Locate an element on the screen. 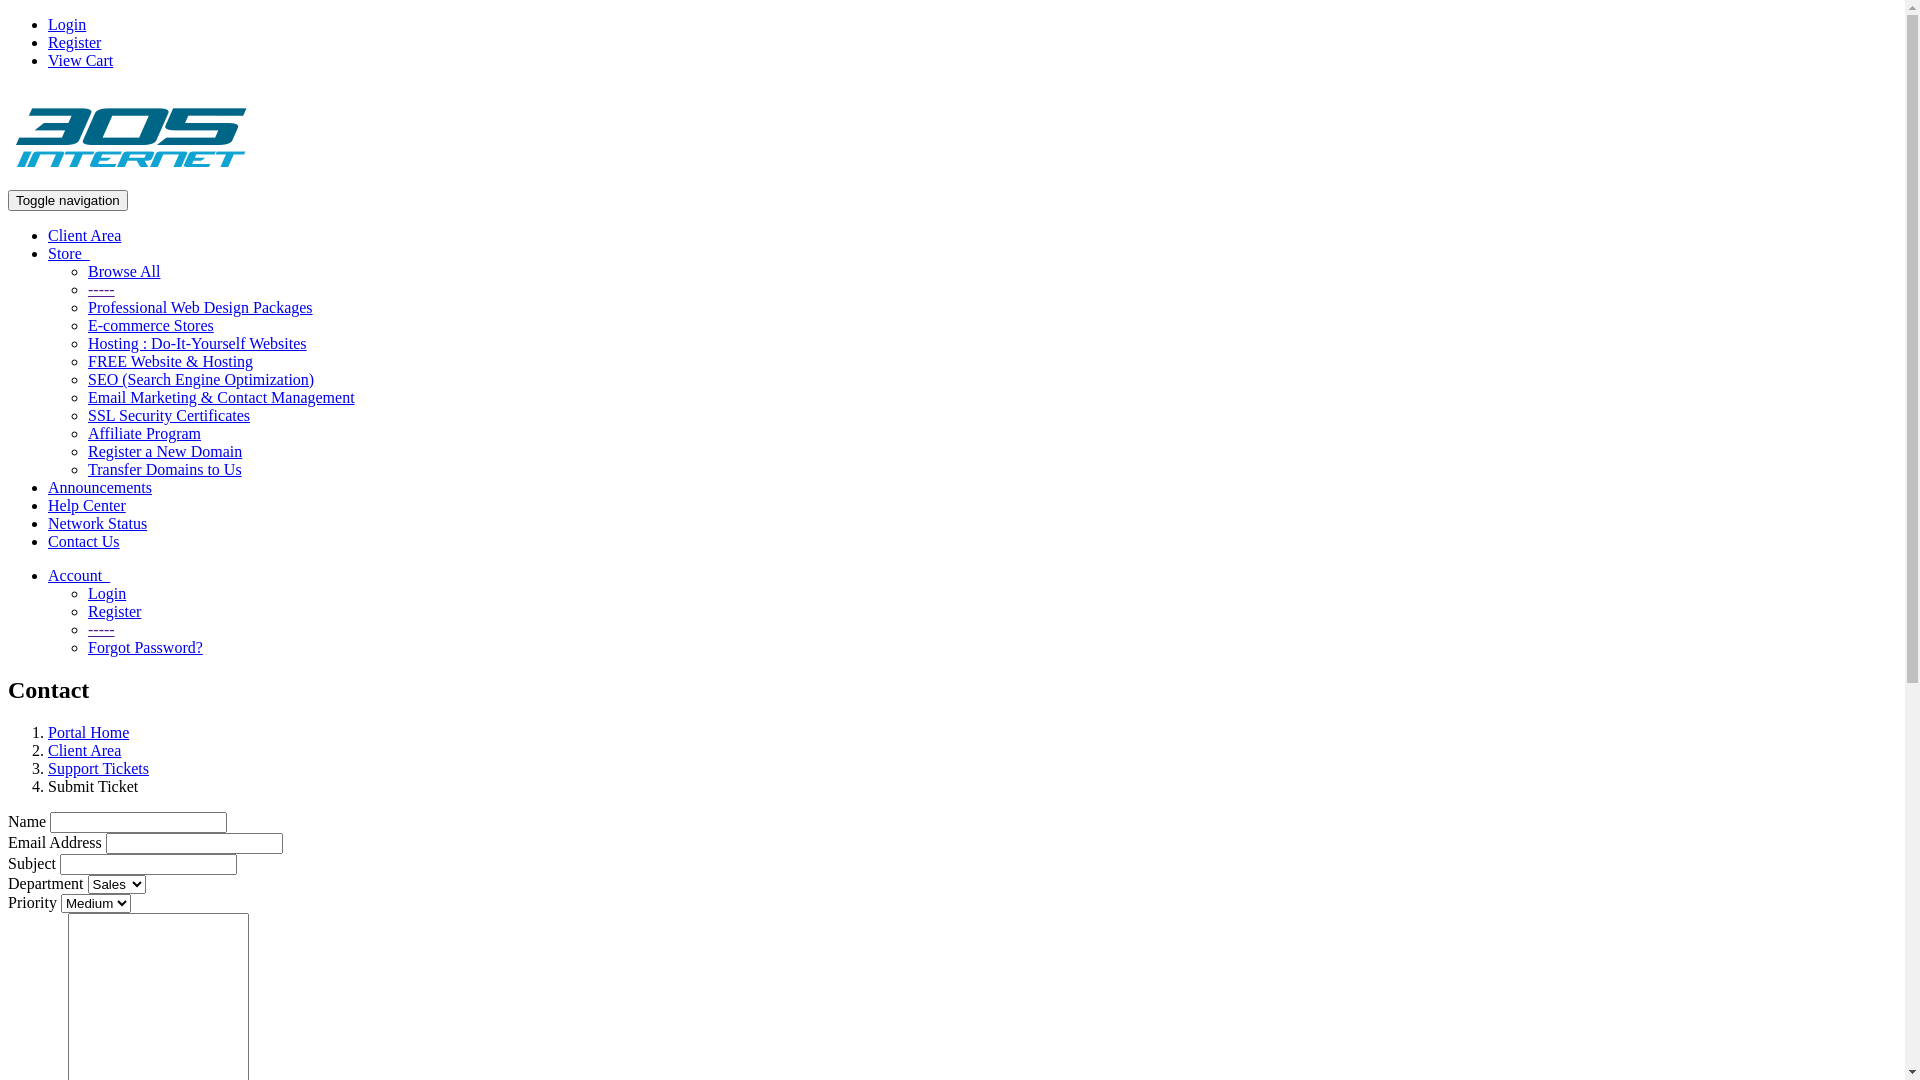  'Network Status' is located at coordinates (96, 522).